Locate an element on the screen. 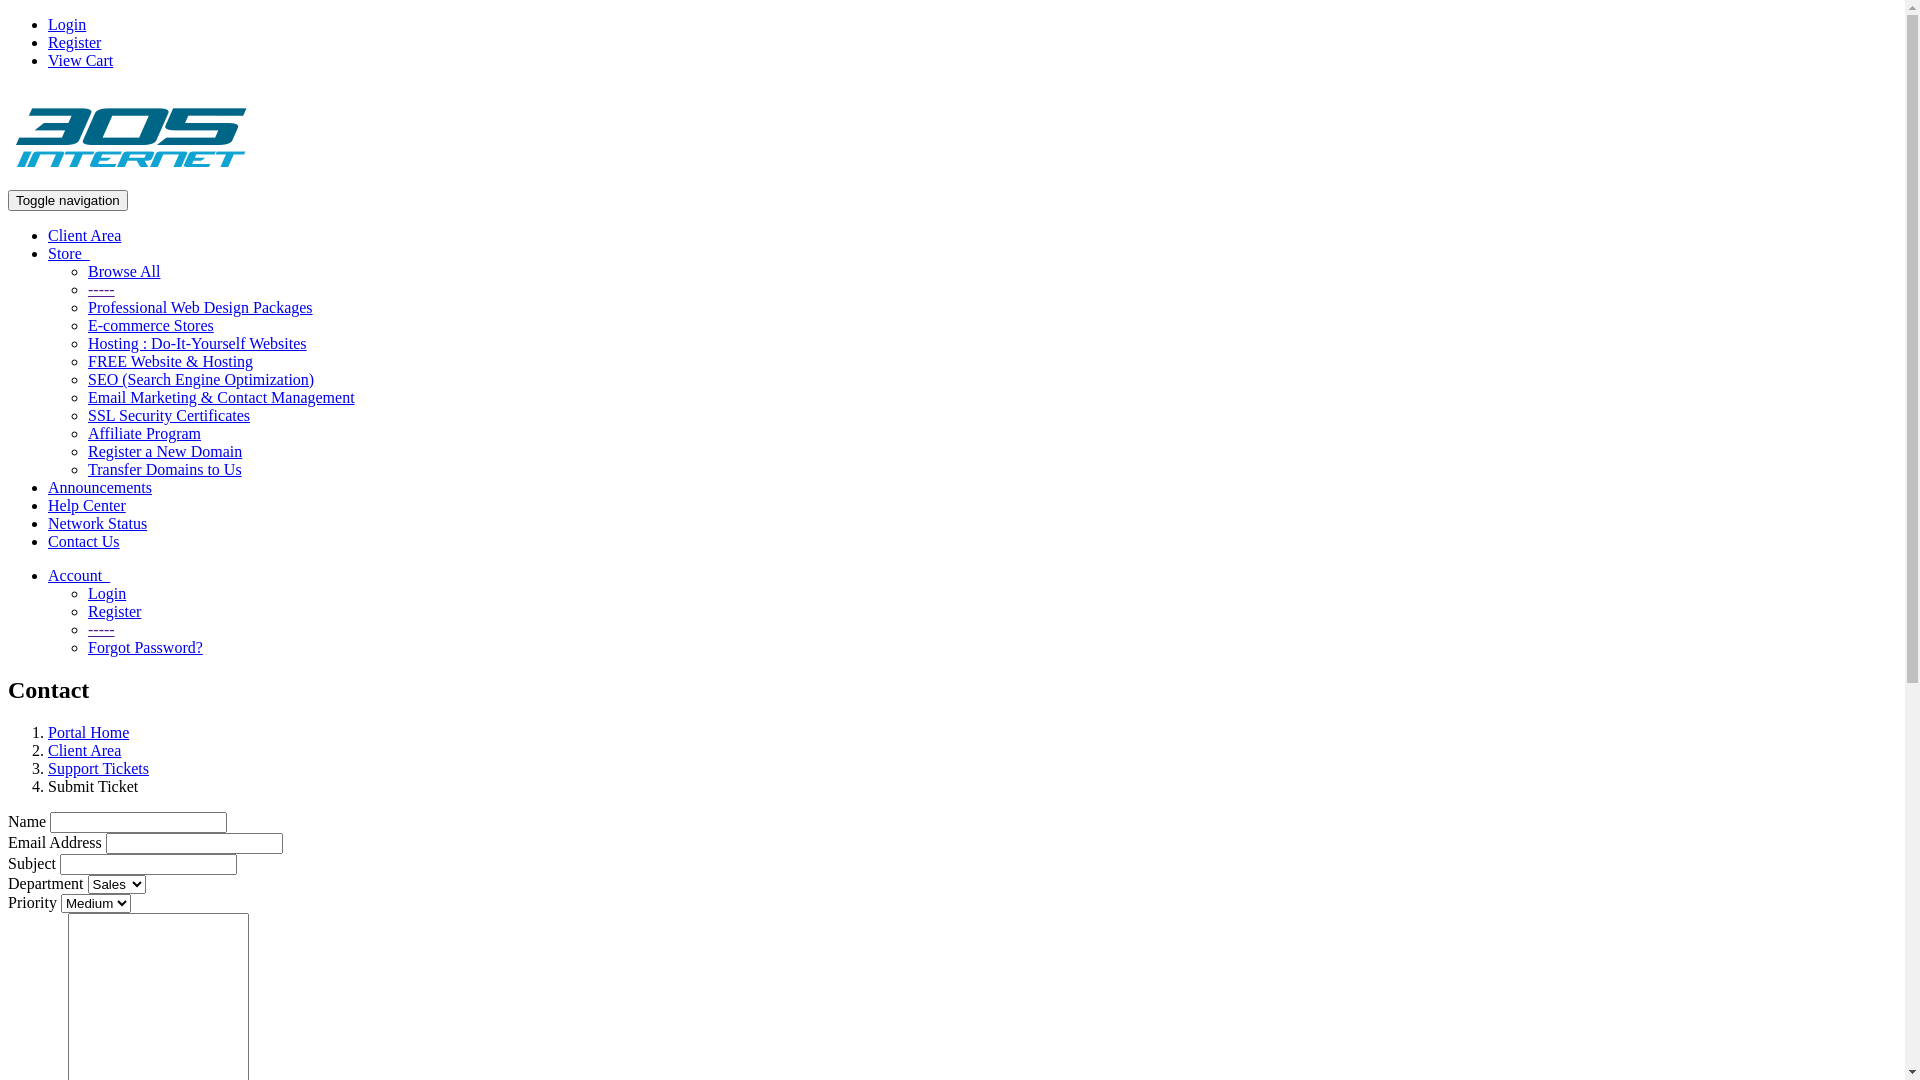  'Network Status' is located at coordinates (96, 522).